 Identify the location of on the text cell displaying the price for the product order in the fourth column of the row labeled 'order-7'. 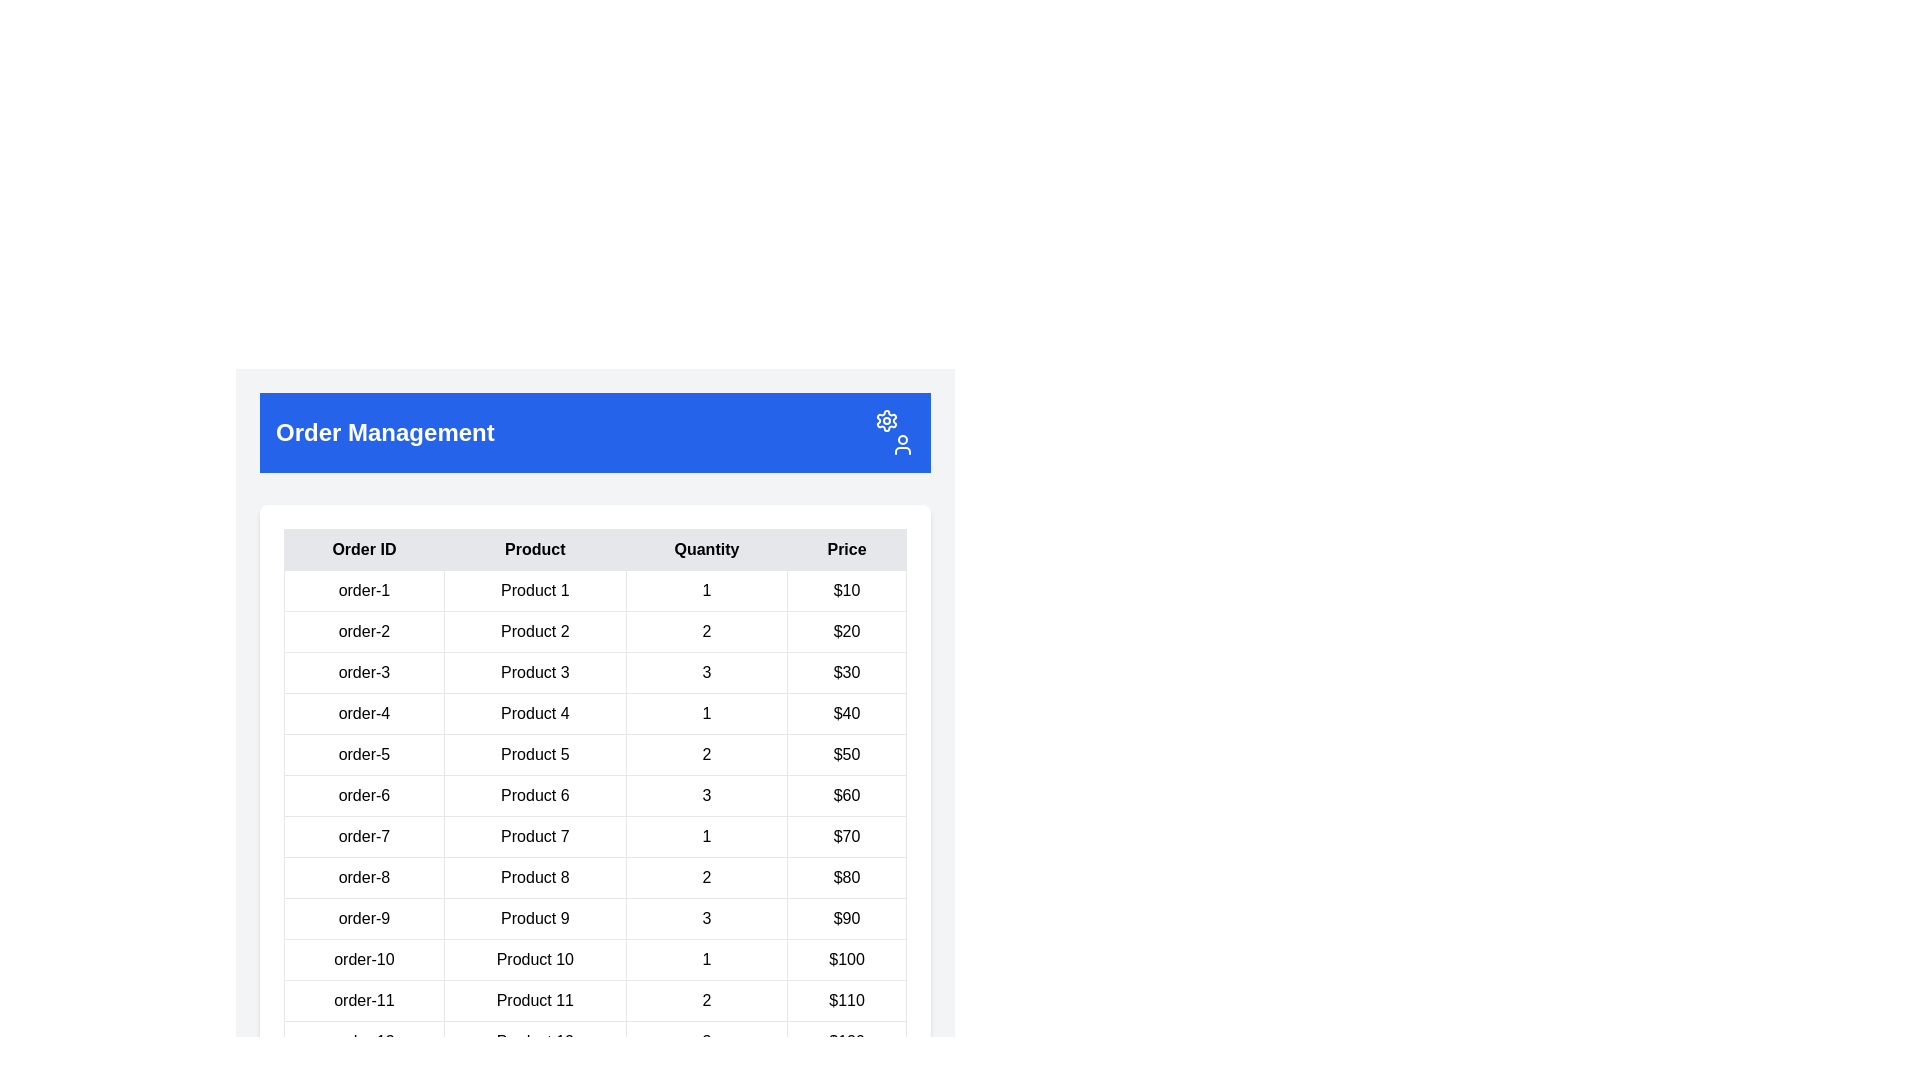
(847, 837).